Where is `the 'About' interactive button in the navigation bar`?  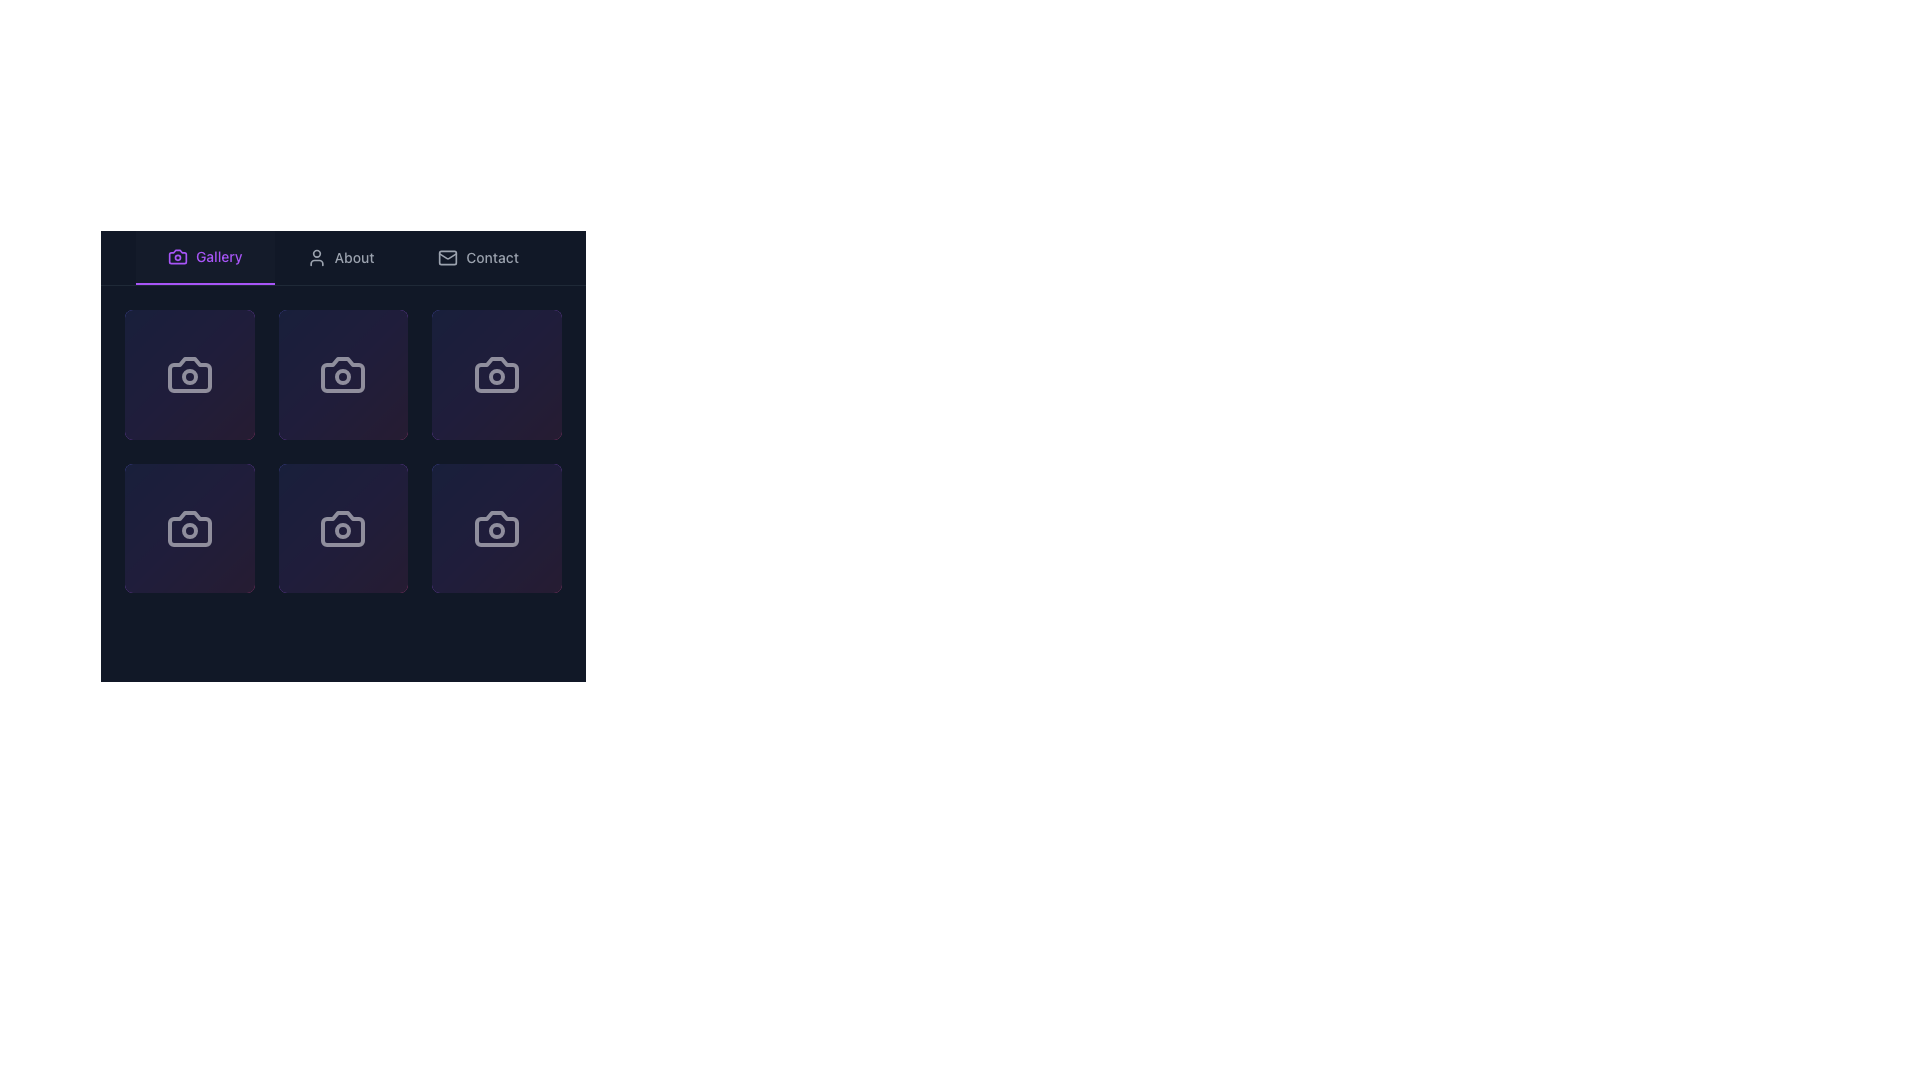
the 'About' interactive button in the navigation bar is located at coordinates (340, 257).